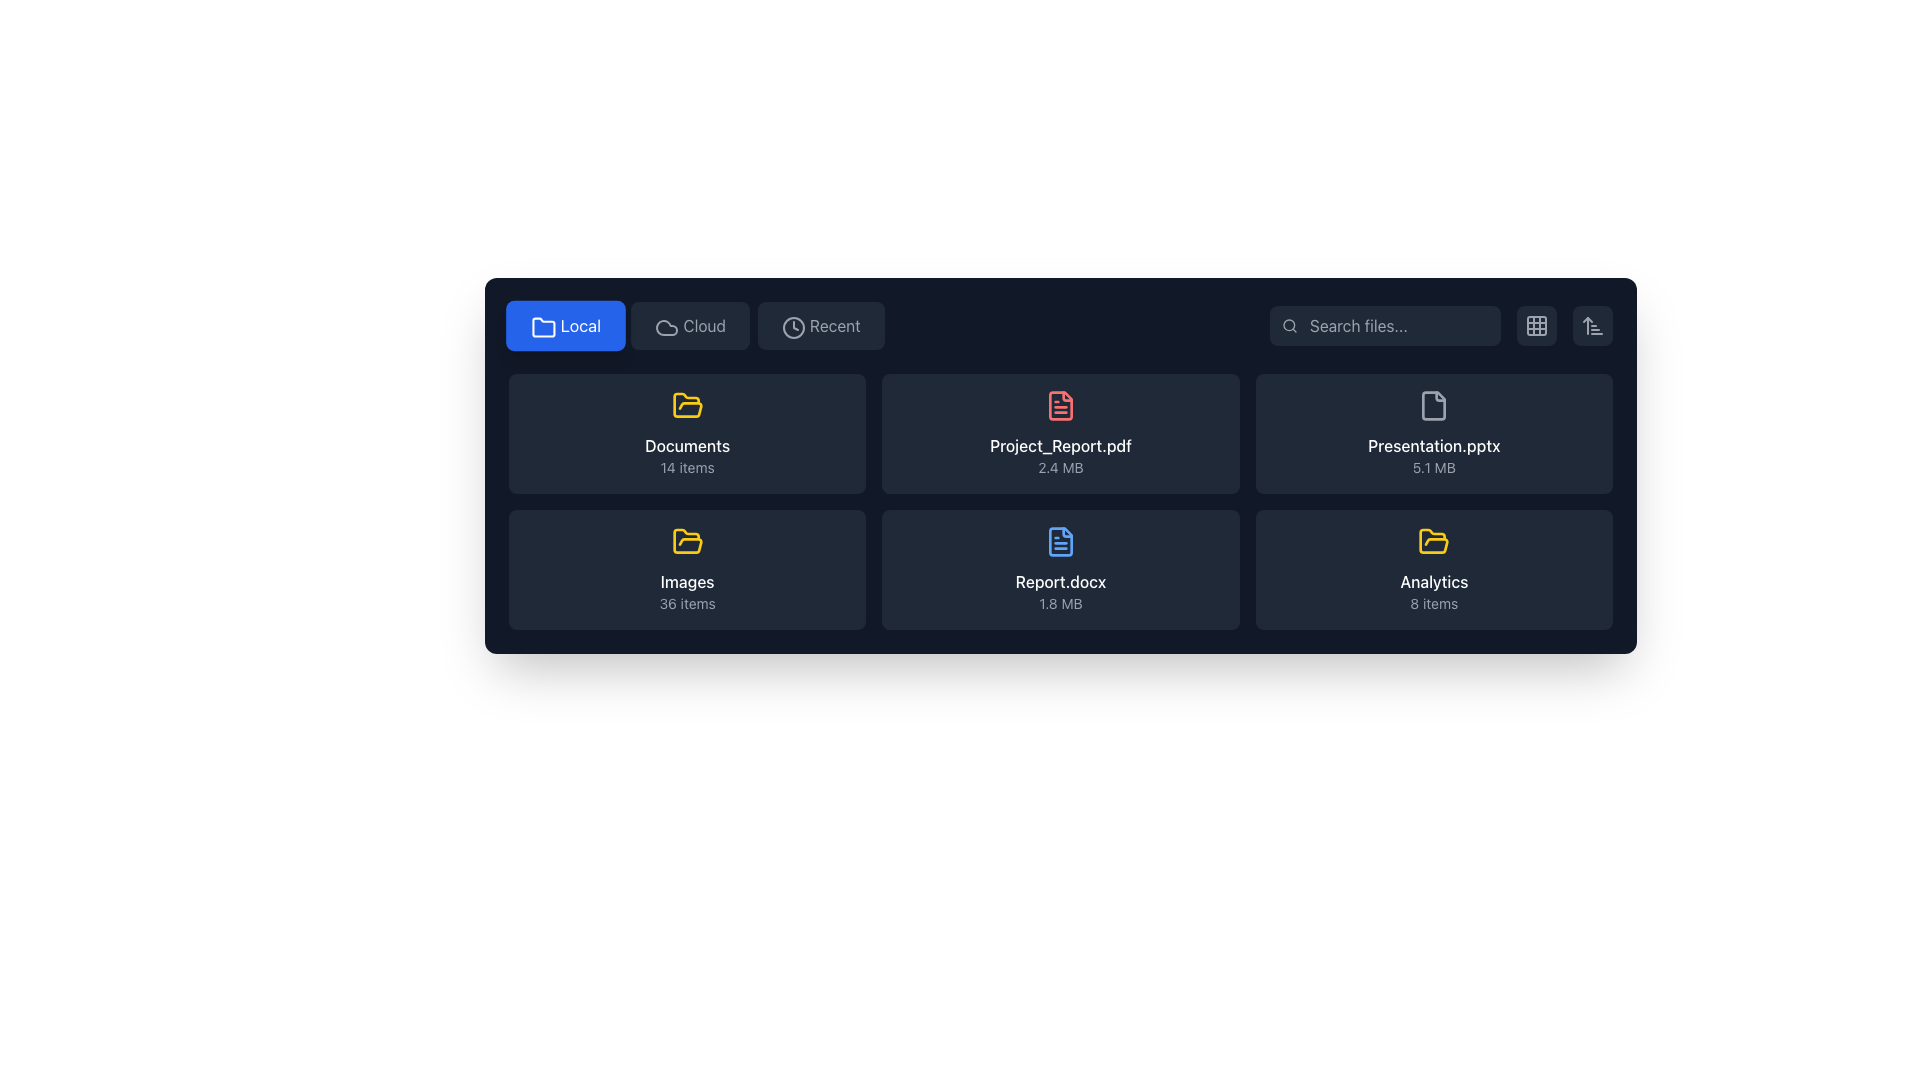 This screenshot has height=1080, width=1920. What do you see at coordinates (821, 325) in the screenshot?
I see `keyboard navigation` at bounding box center [821, 325].